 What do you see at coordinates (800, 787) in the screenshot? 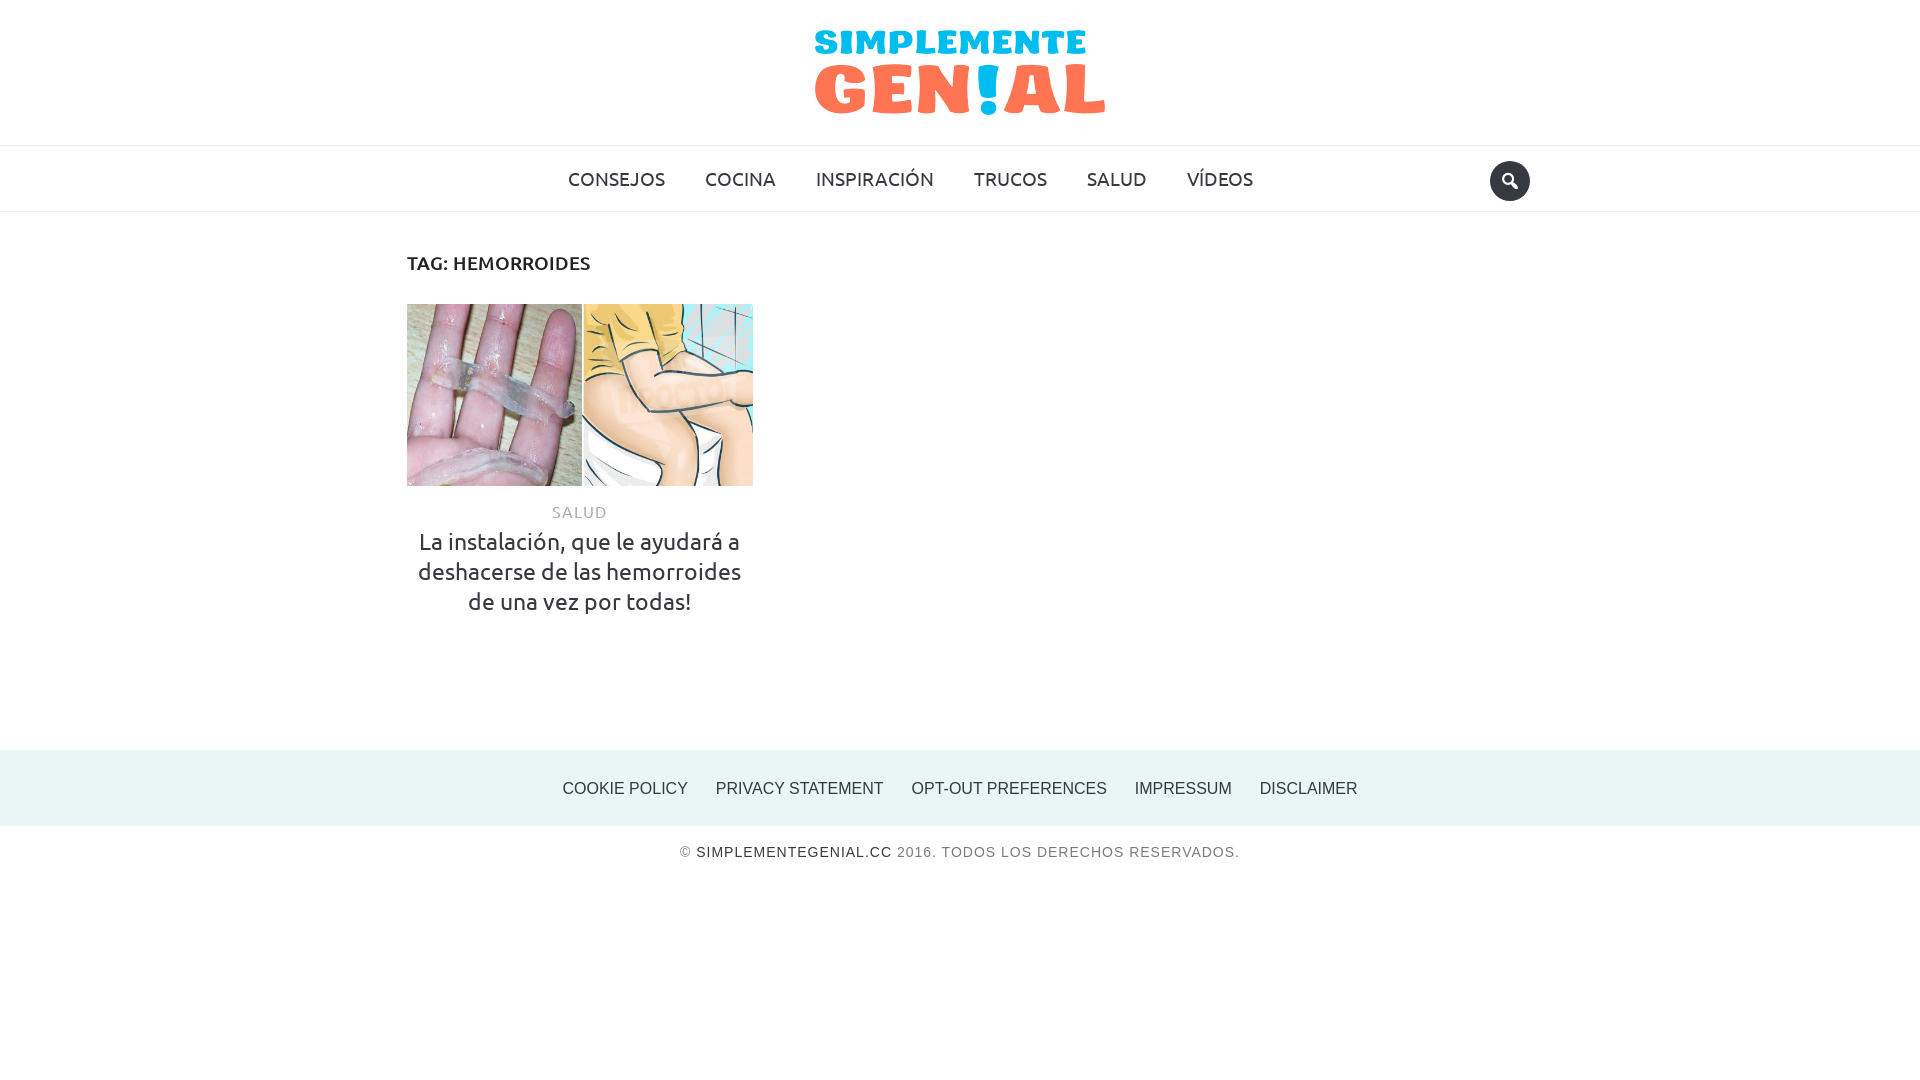
I see `'PRIVACY STATEMENT'` at bounding box center [800, 787].